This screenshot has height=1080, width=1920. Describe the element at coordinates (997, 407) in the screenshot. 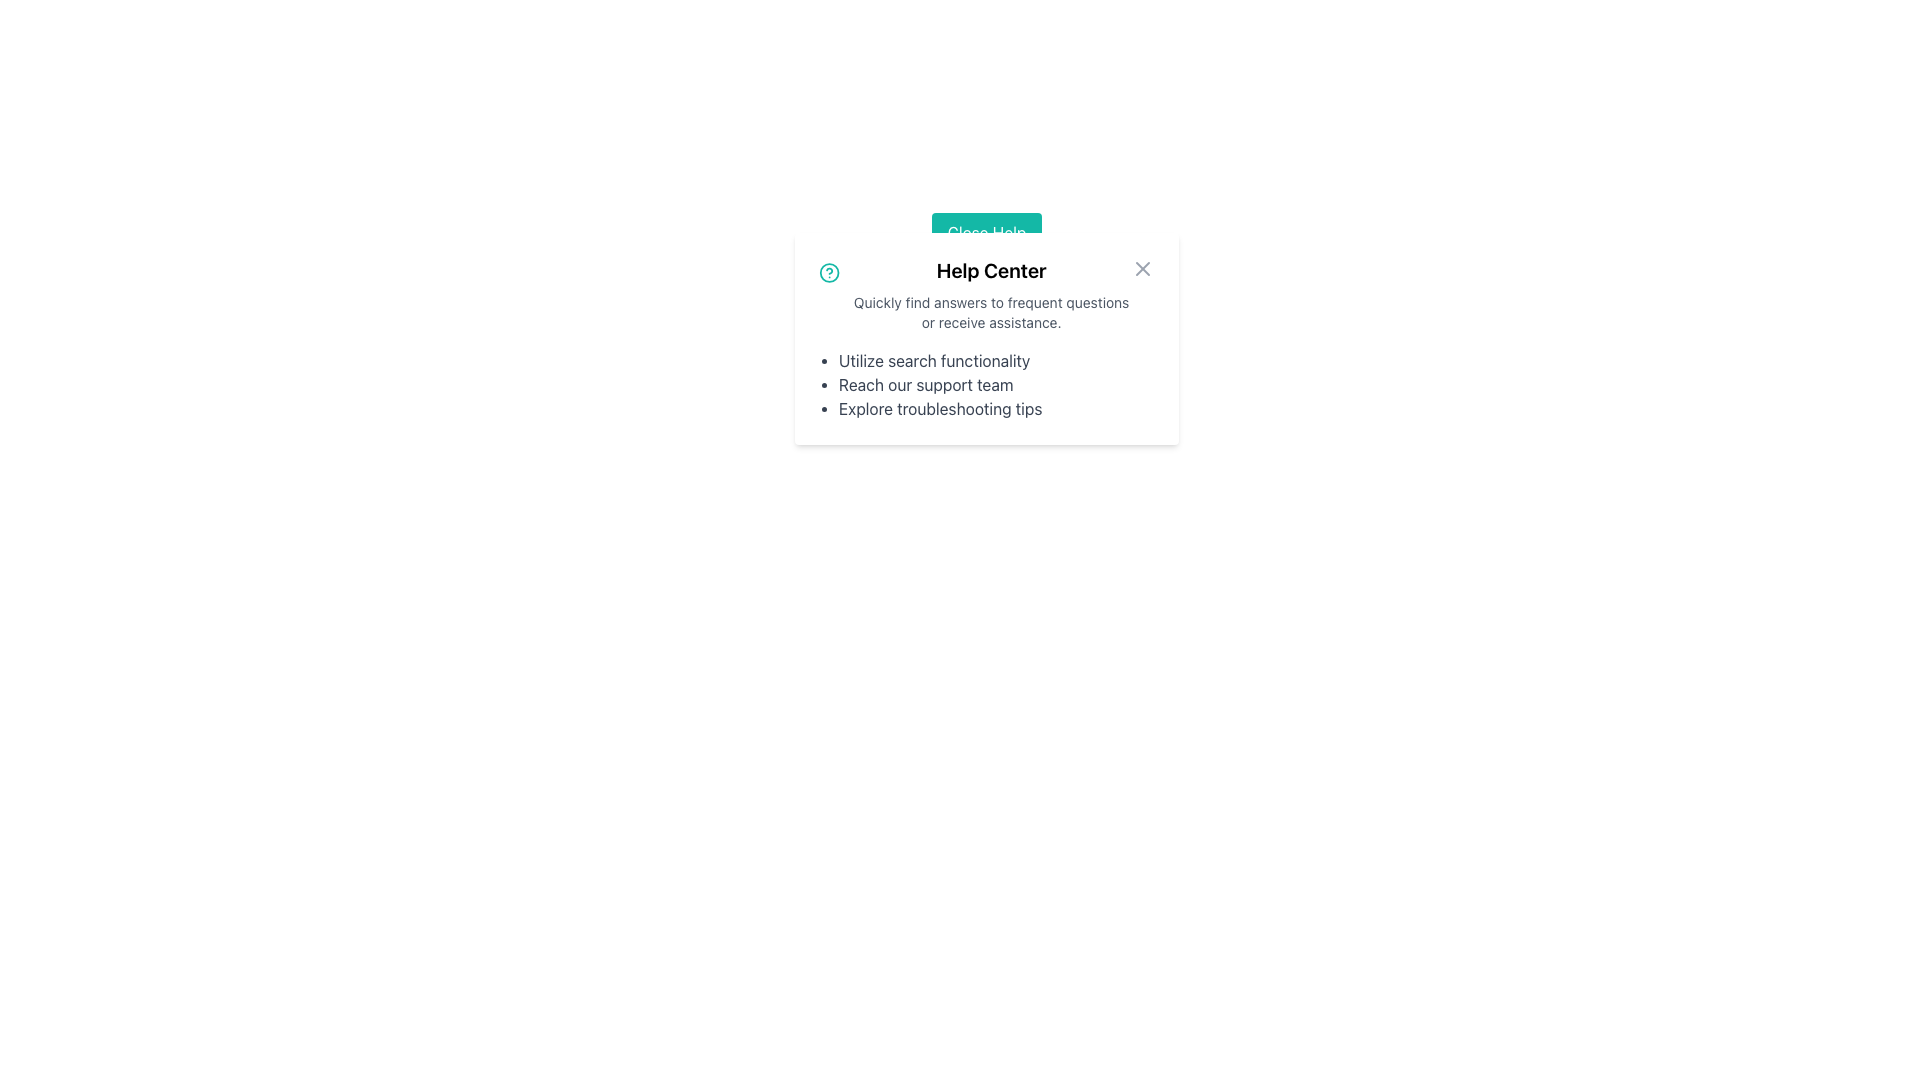

I see `the text block displaying 'Explore troubleshooting tips' in gray color, which is the third item in a bulleted list within a help center popup` at that location.